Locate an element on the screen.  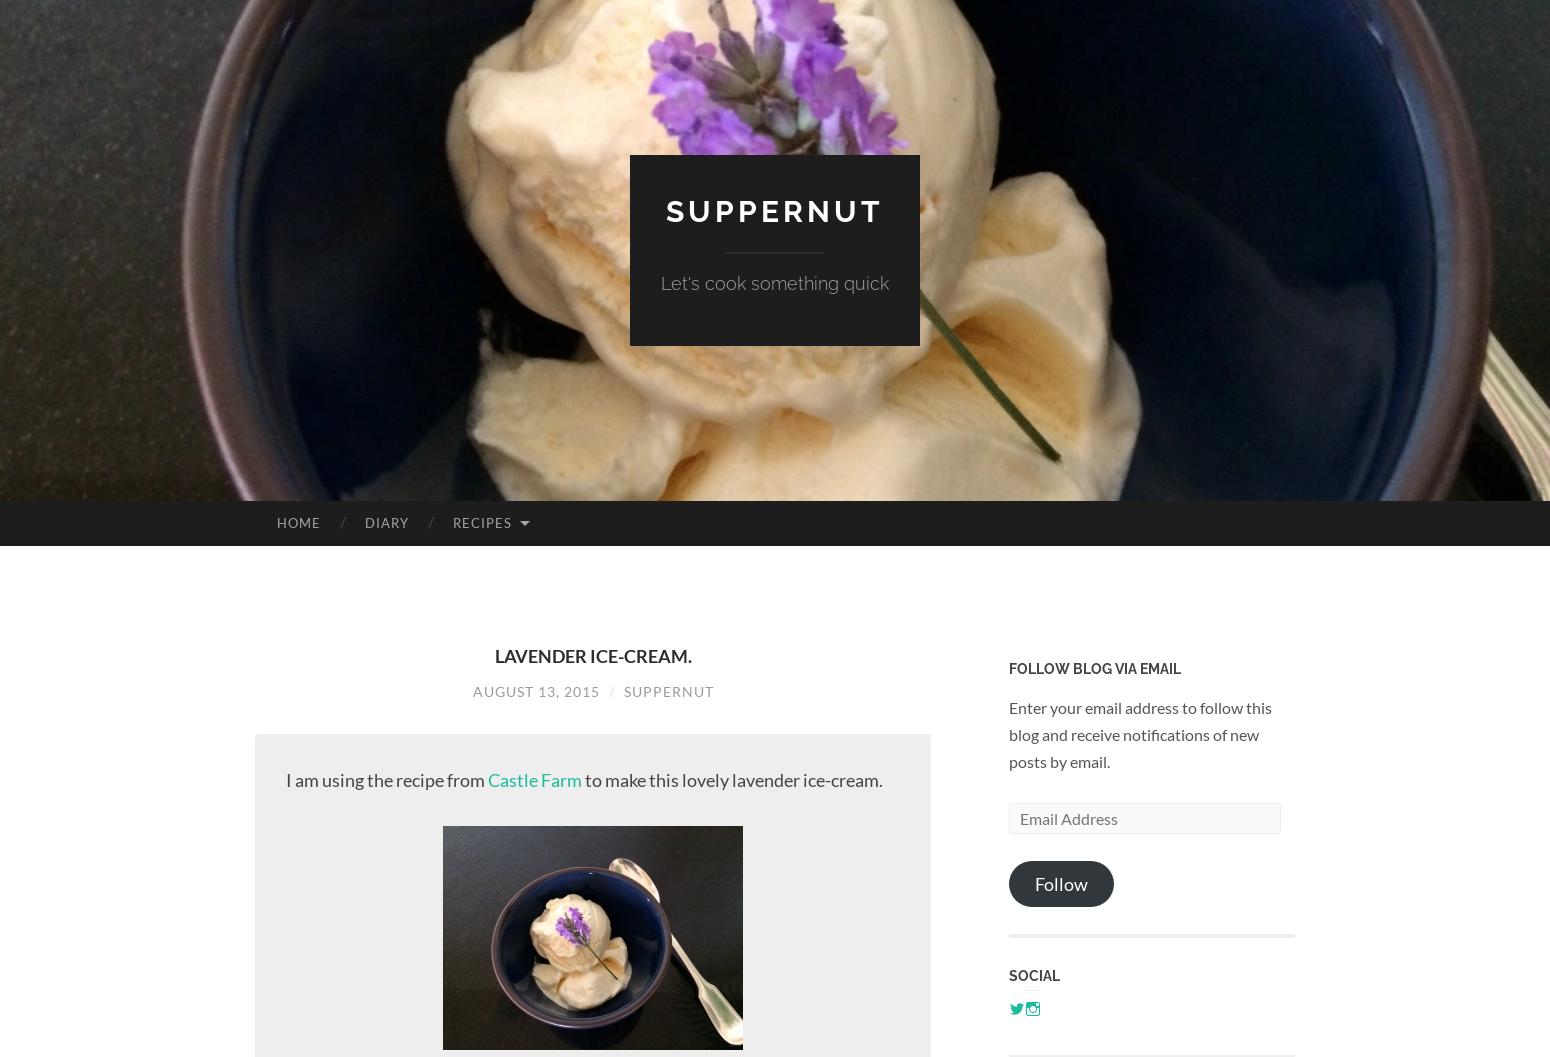
'August 13, 2015' is located at coordinates (470, 689).